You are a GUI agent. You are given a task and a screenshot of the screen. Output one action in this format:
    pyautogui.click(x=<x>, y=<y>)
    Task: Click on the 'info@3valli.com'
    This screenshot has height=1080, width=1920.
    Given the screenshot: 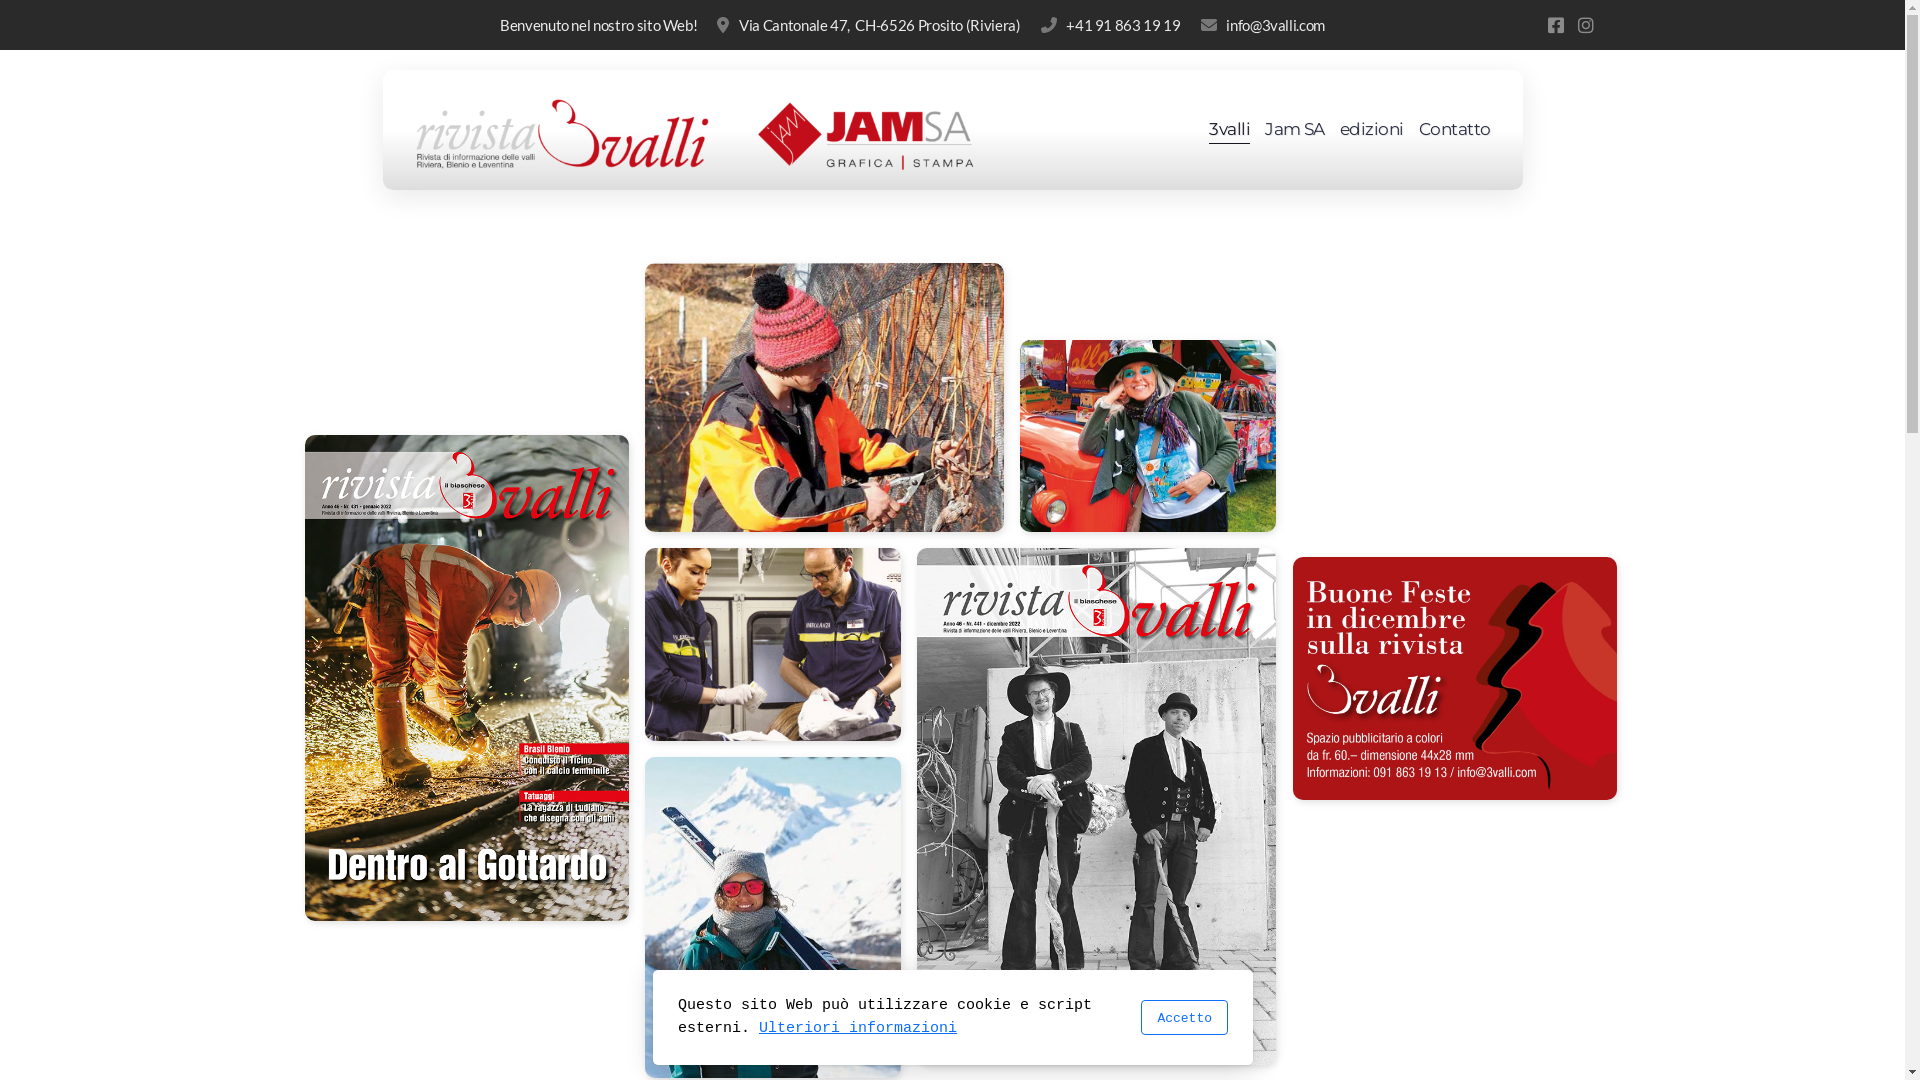 What is the action you would take?
    pyautogui.click(x=1261, y=24)
    